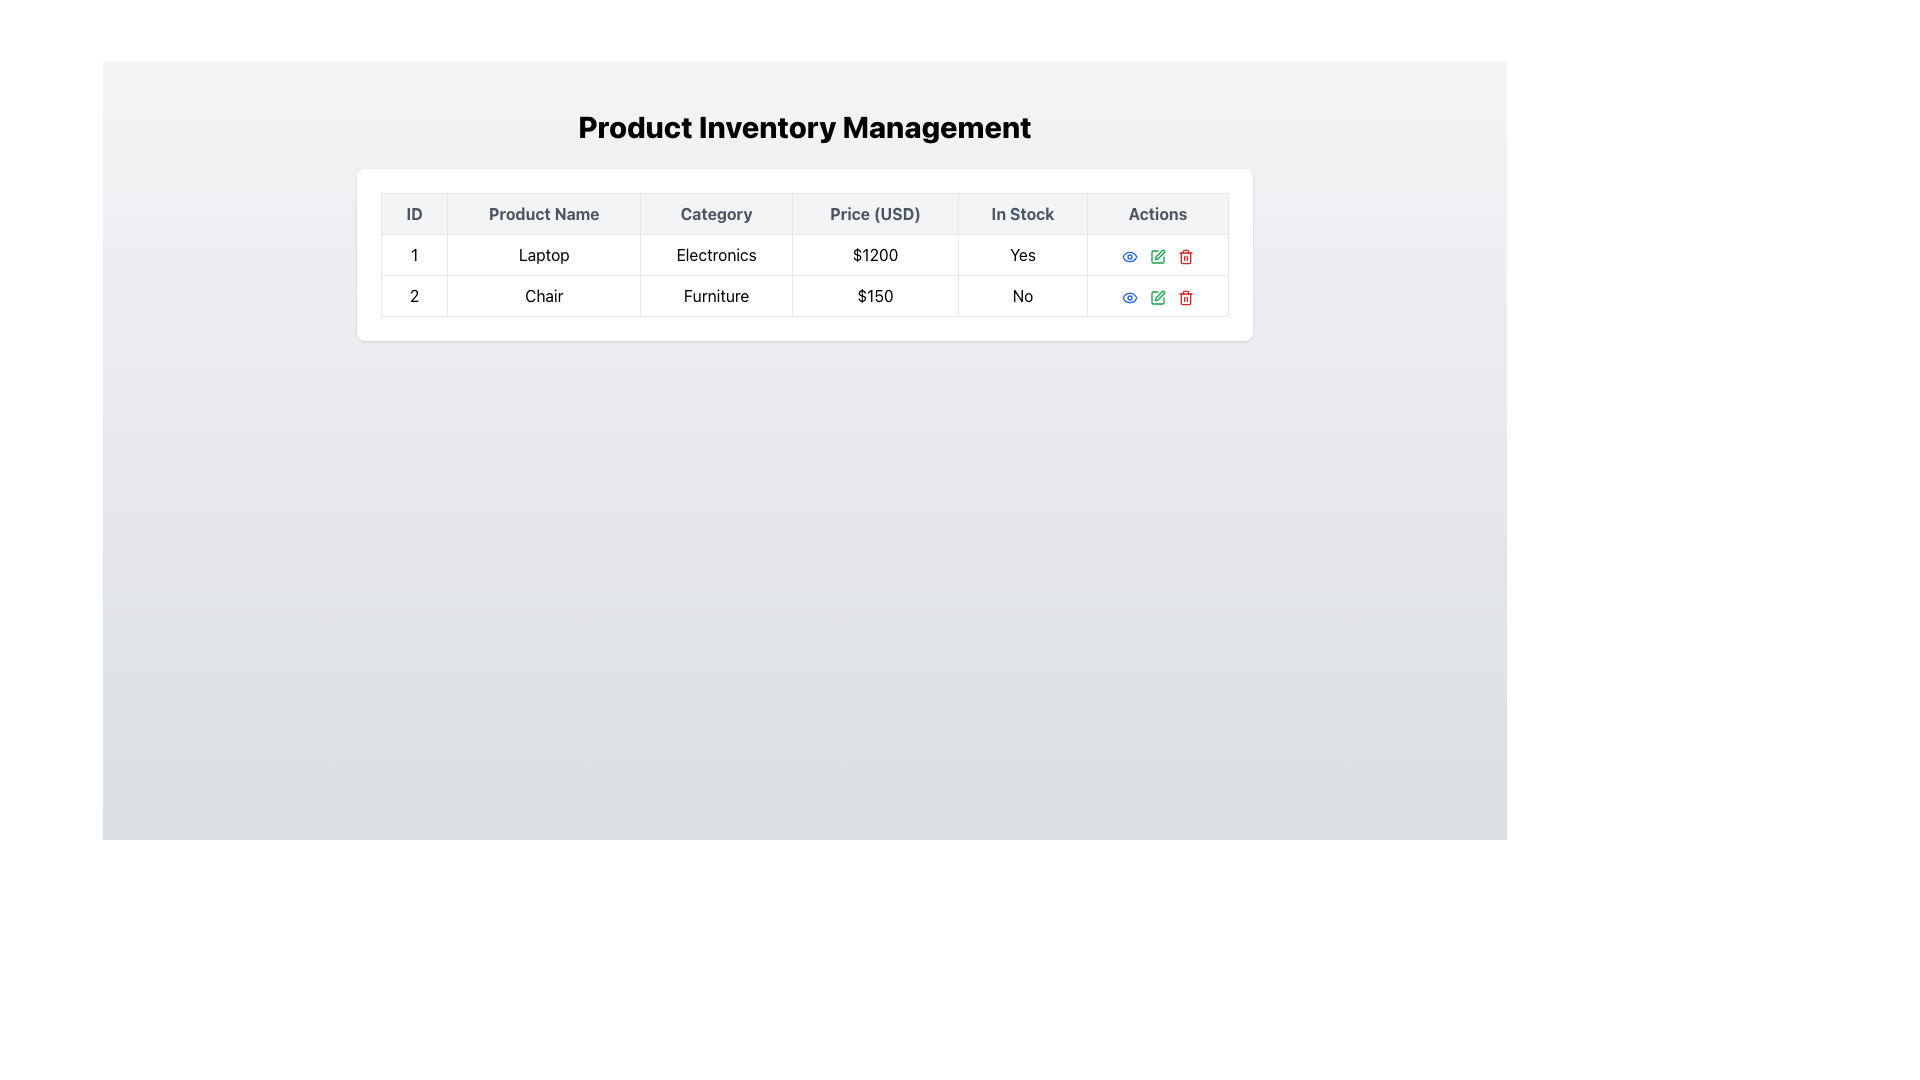  What do you see at coordinates (413, 213) in the screenshot?
I see `the text label displaying 'ID', which is the first column header in a grid layout of tabular data, positioned at the far left of the row containing headers like 'Product Name' and 'Category'` at bounding box center [413, 213].